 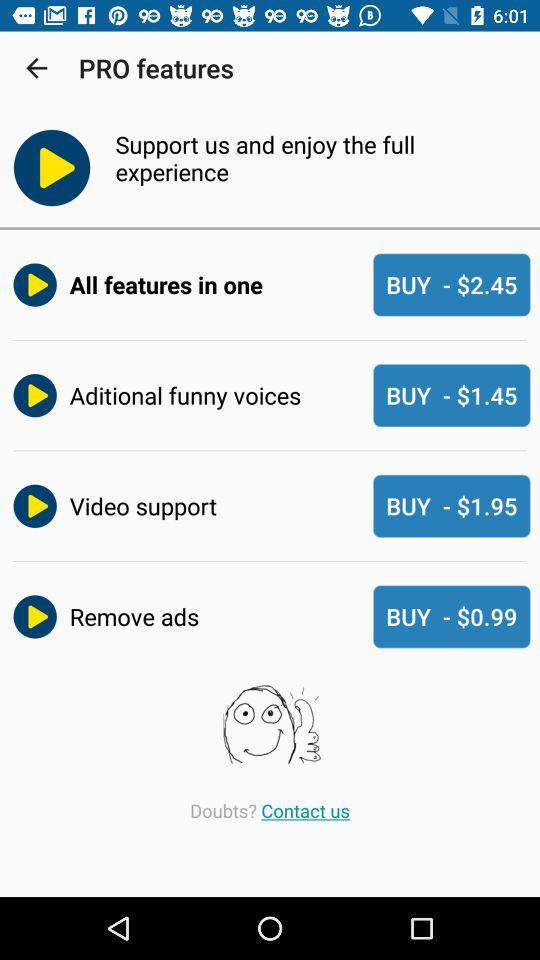 I want to click on the play icon, so click(x=30, y=505).